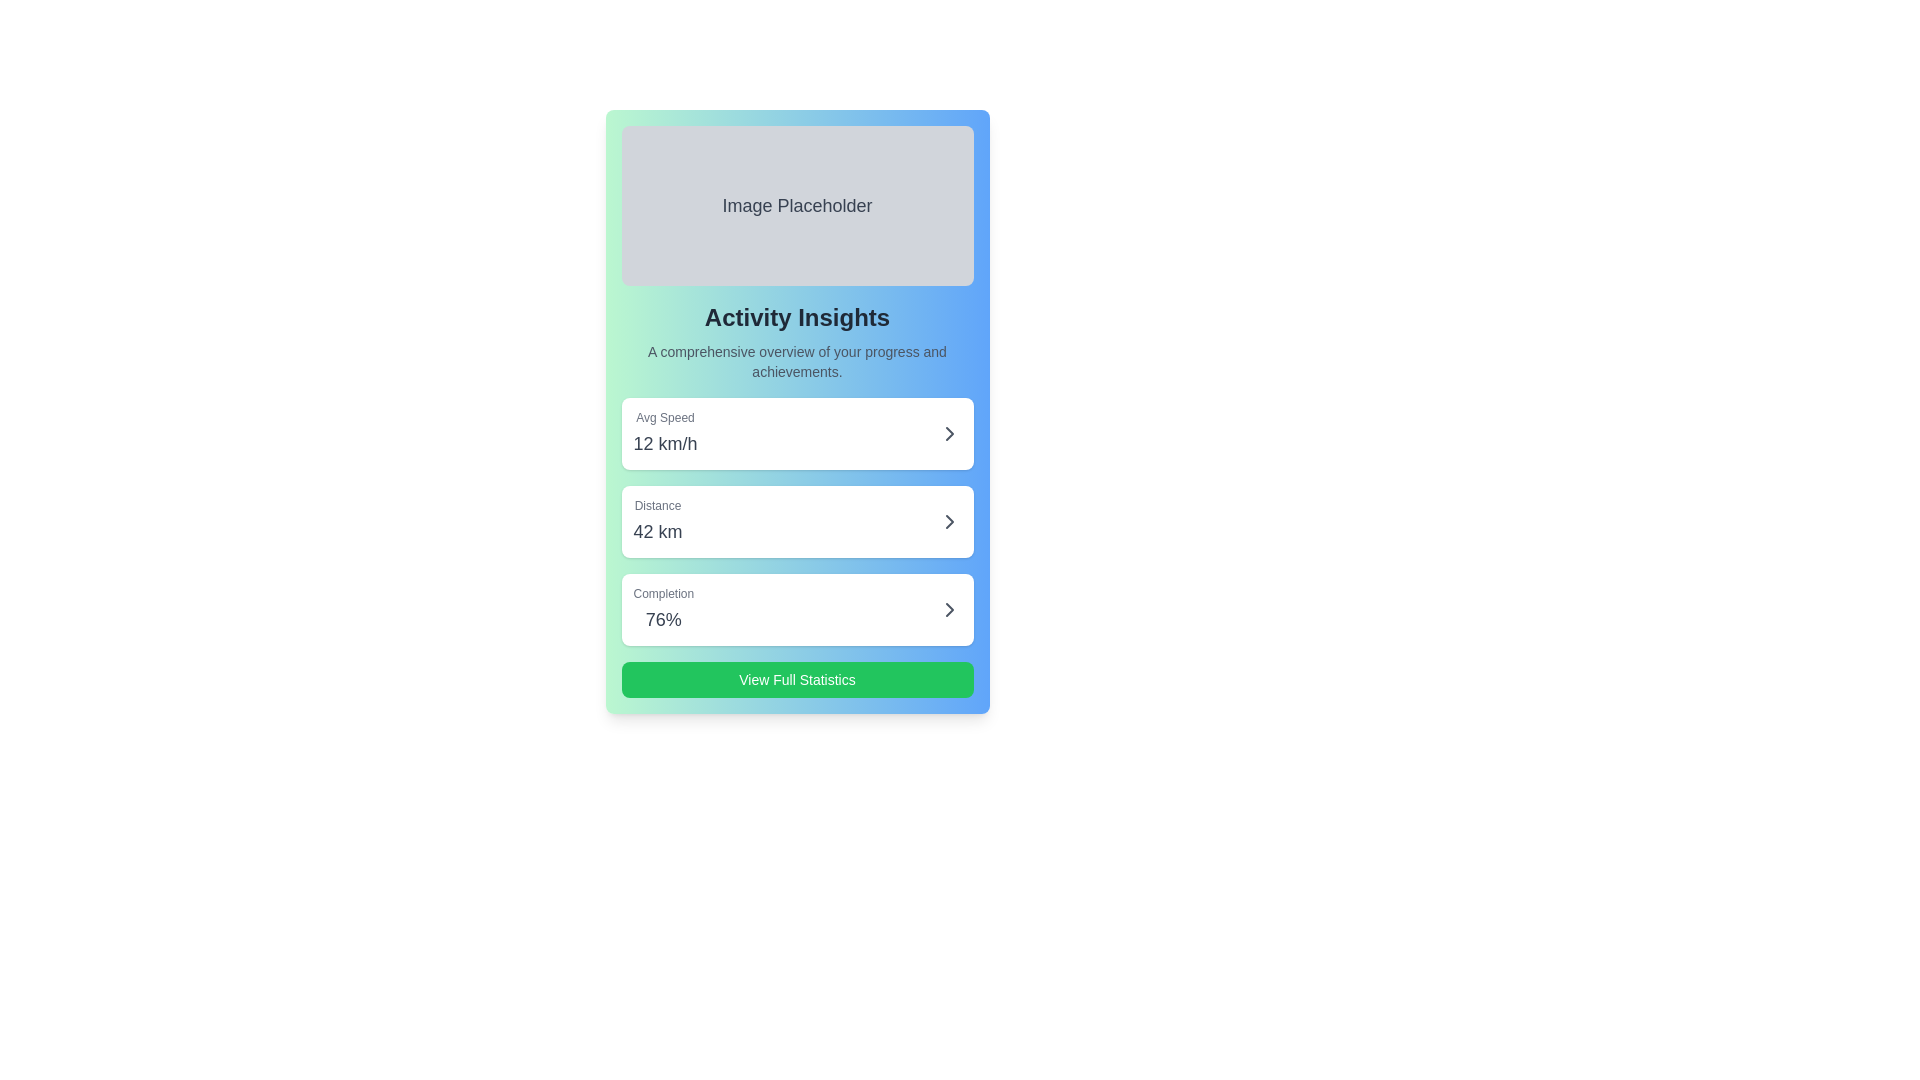 The image size is (1920, 1080). Describe the element at coordinates (665, 433) in the screenshot. I see `text display showing 'Avg Speed' and '12 km/h' located in the topmost white card beneath 'Activity Insights'` at that location.